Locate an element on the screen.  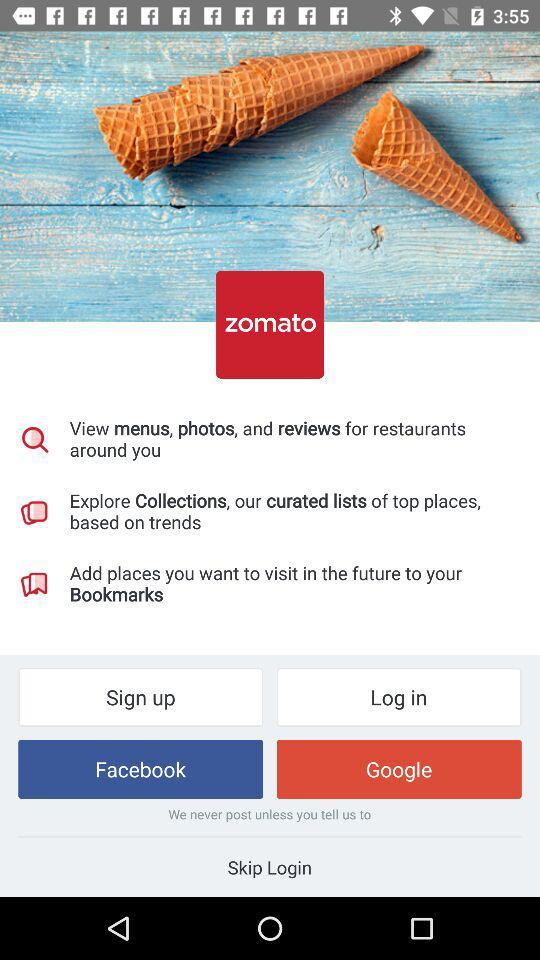
icon to the right of sign up icon is located at coordinates (399, 697).